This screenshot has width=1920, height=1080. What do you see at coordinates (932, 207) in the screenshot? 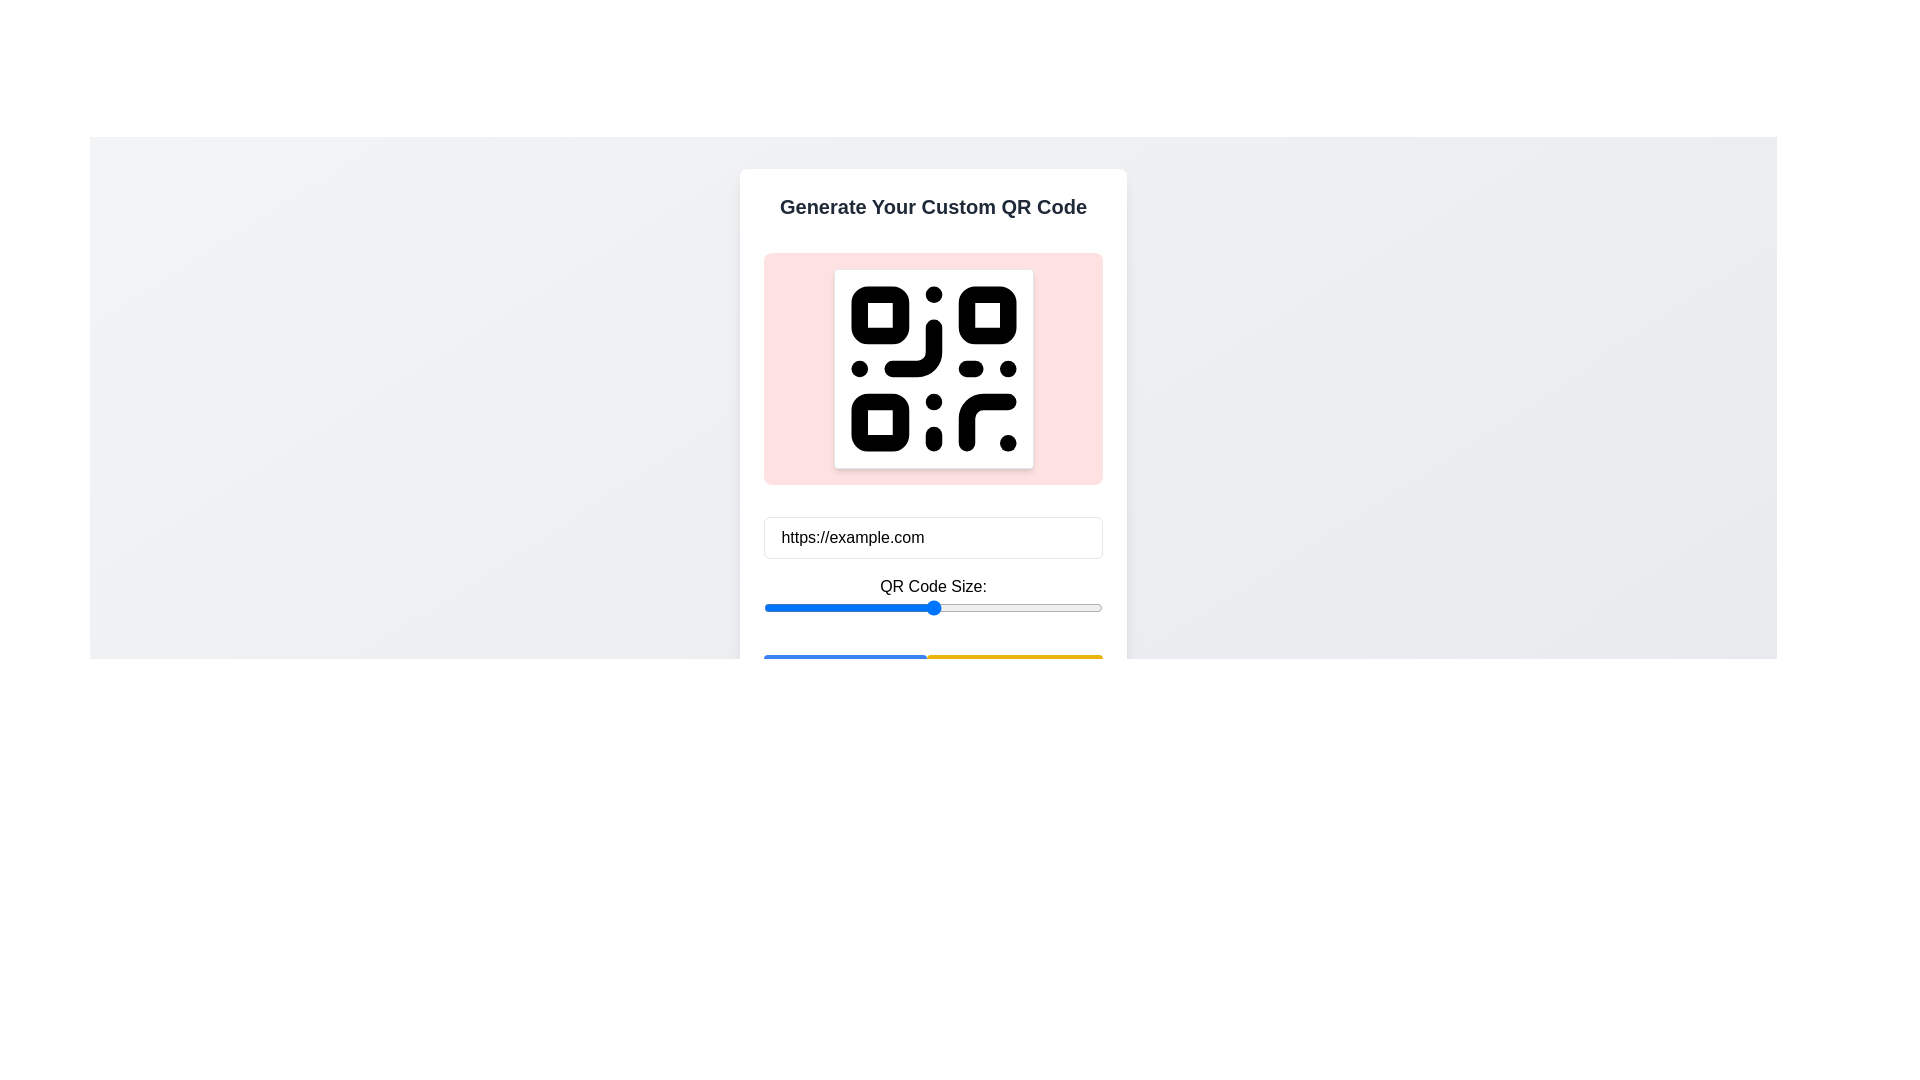
I see `text content of the element displaying 'Generate Your Custom QR Code', which is a bold, center-aligned text located at the top of its containing card` at bounding box center [932, 207].